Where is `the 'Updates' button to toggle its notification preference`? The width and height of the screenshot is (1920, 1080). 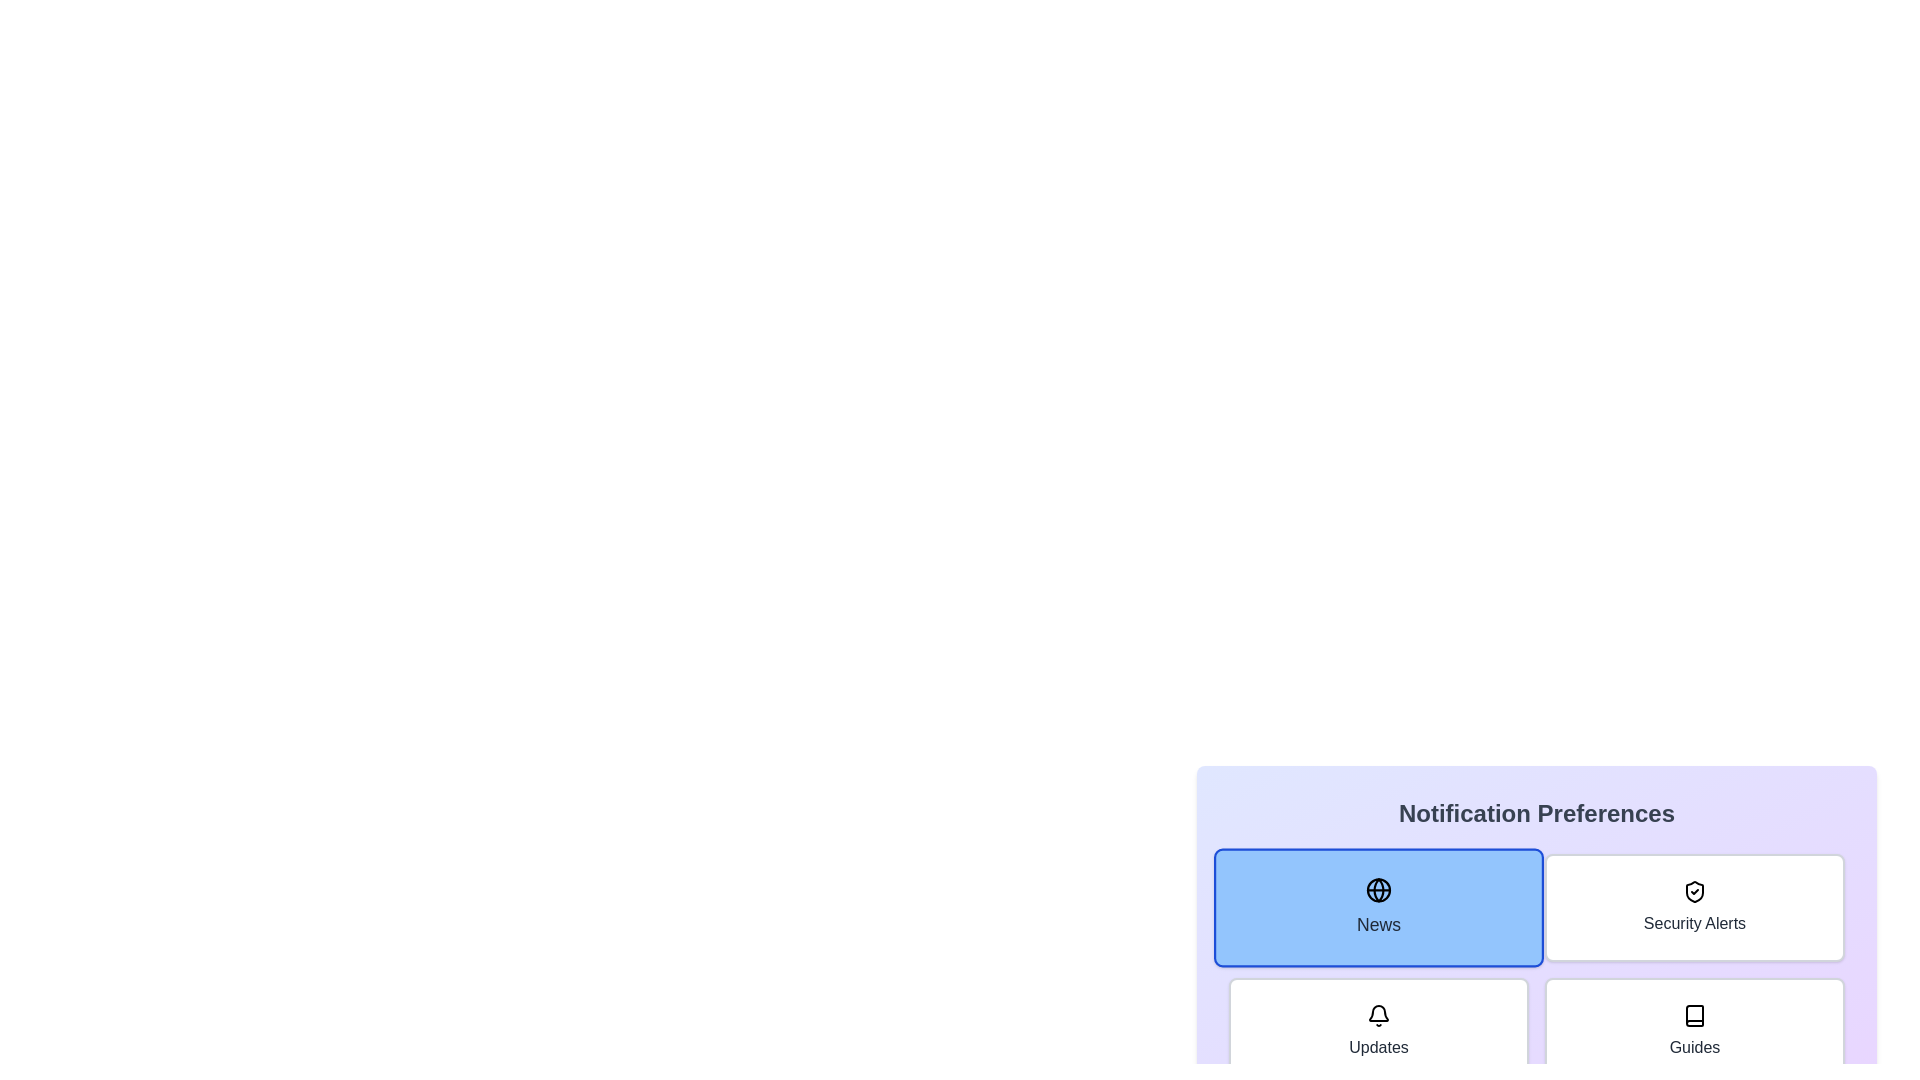
the 'Updates' button to toggle its notification preference is located at coordinates (1377, 1032).